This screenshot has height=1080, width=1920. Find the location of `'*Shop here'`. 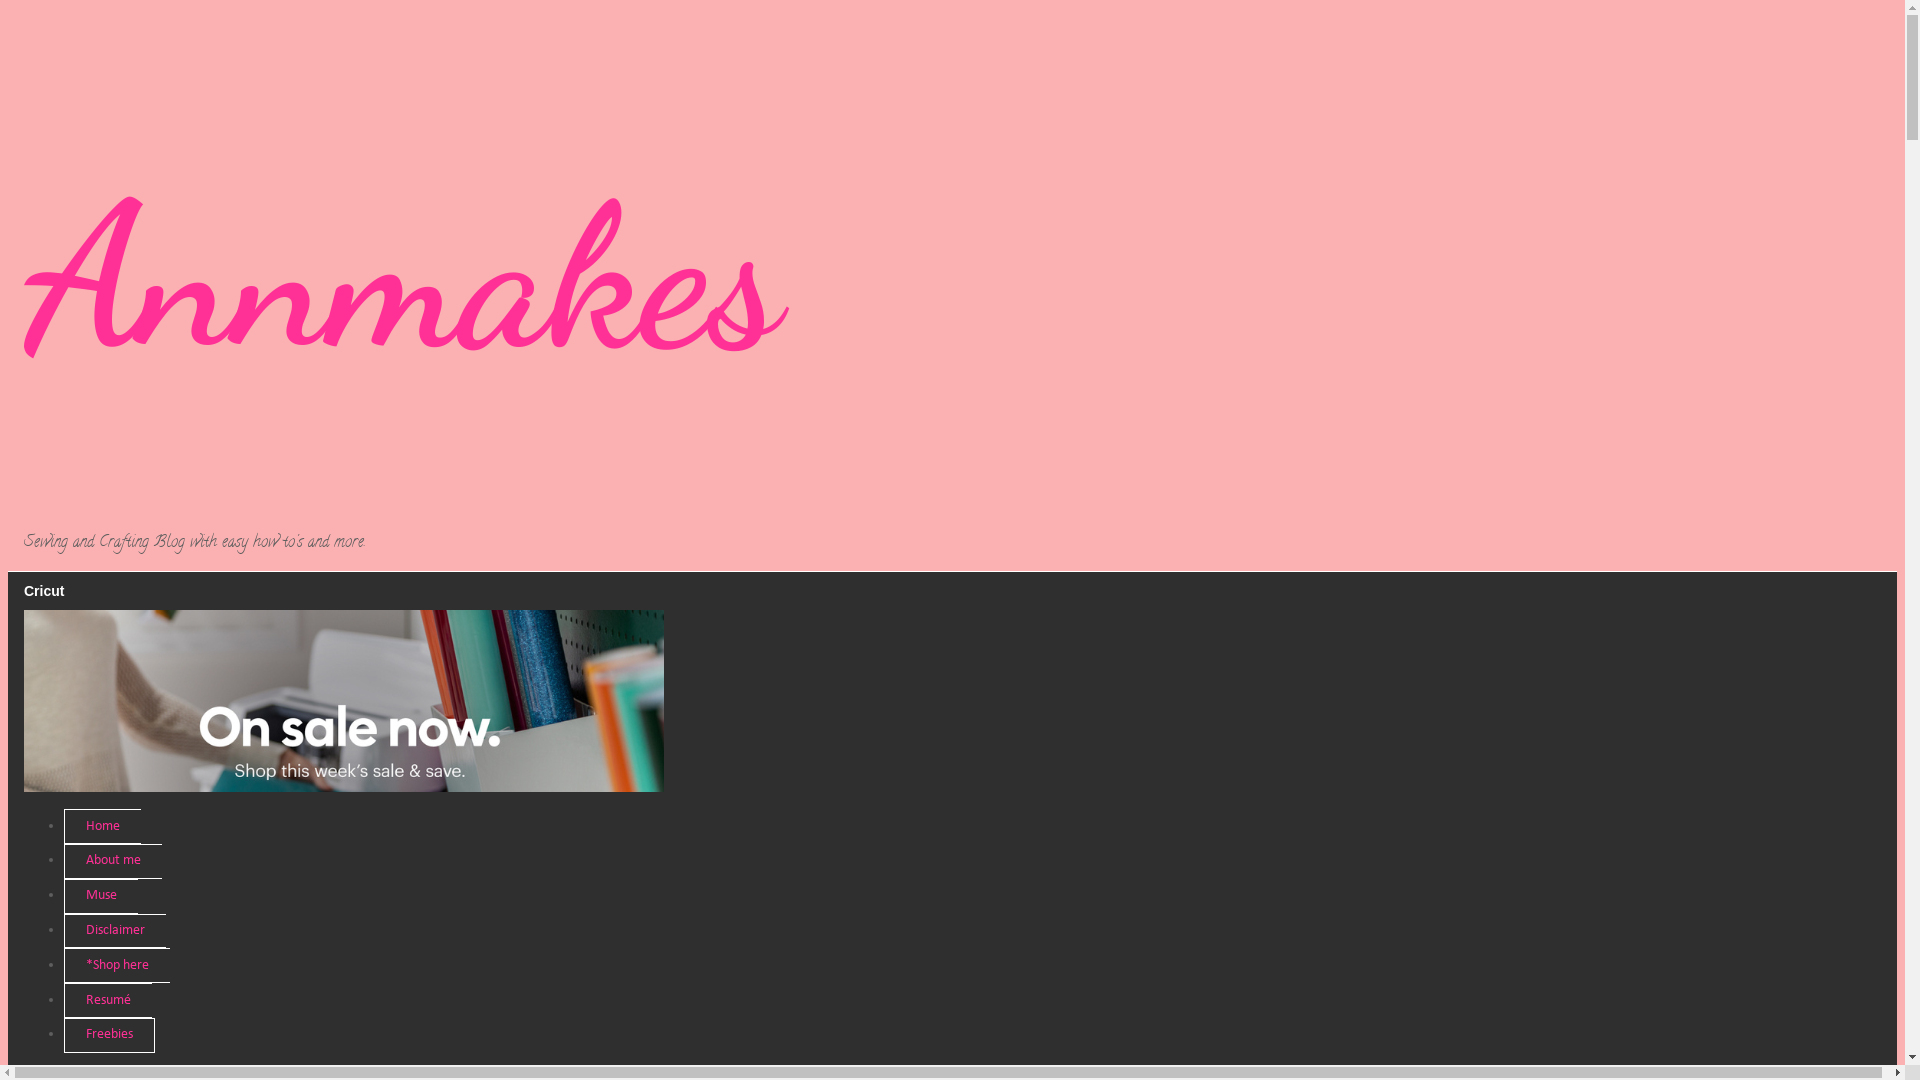

'*Shop here' is located at coordinates (115, 964).